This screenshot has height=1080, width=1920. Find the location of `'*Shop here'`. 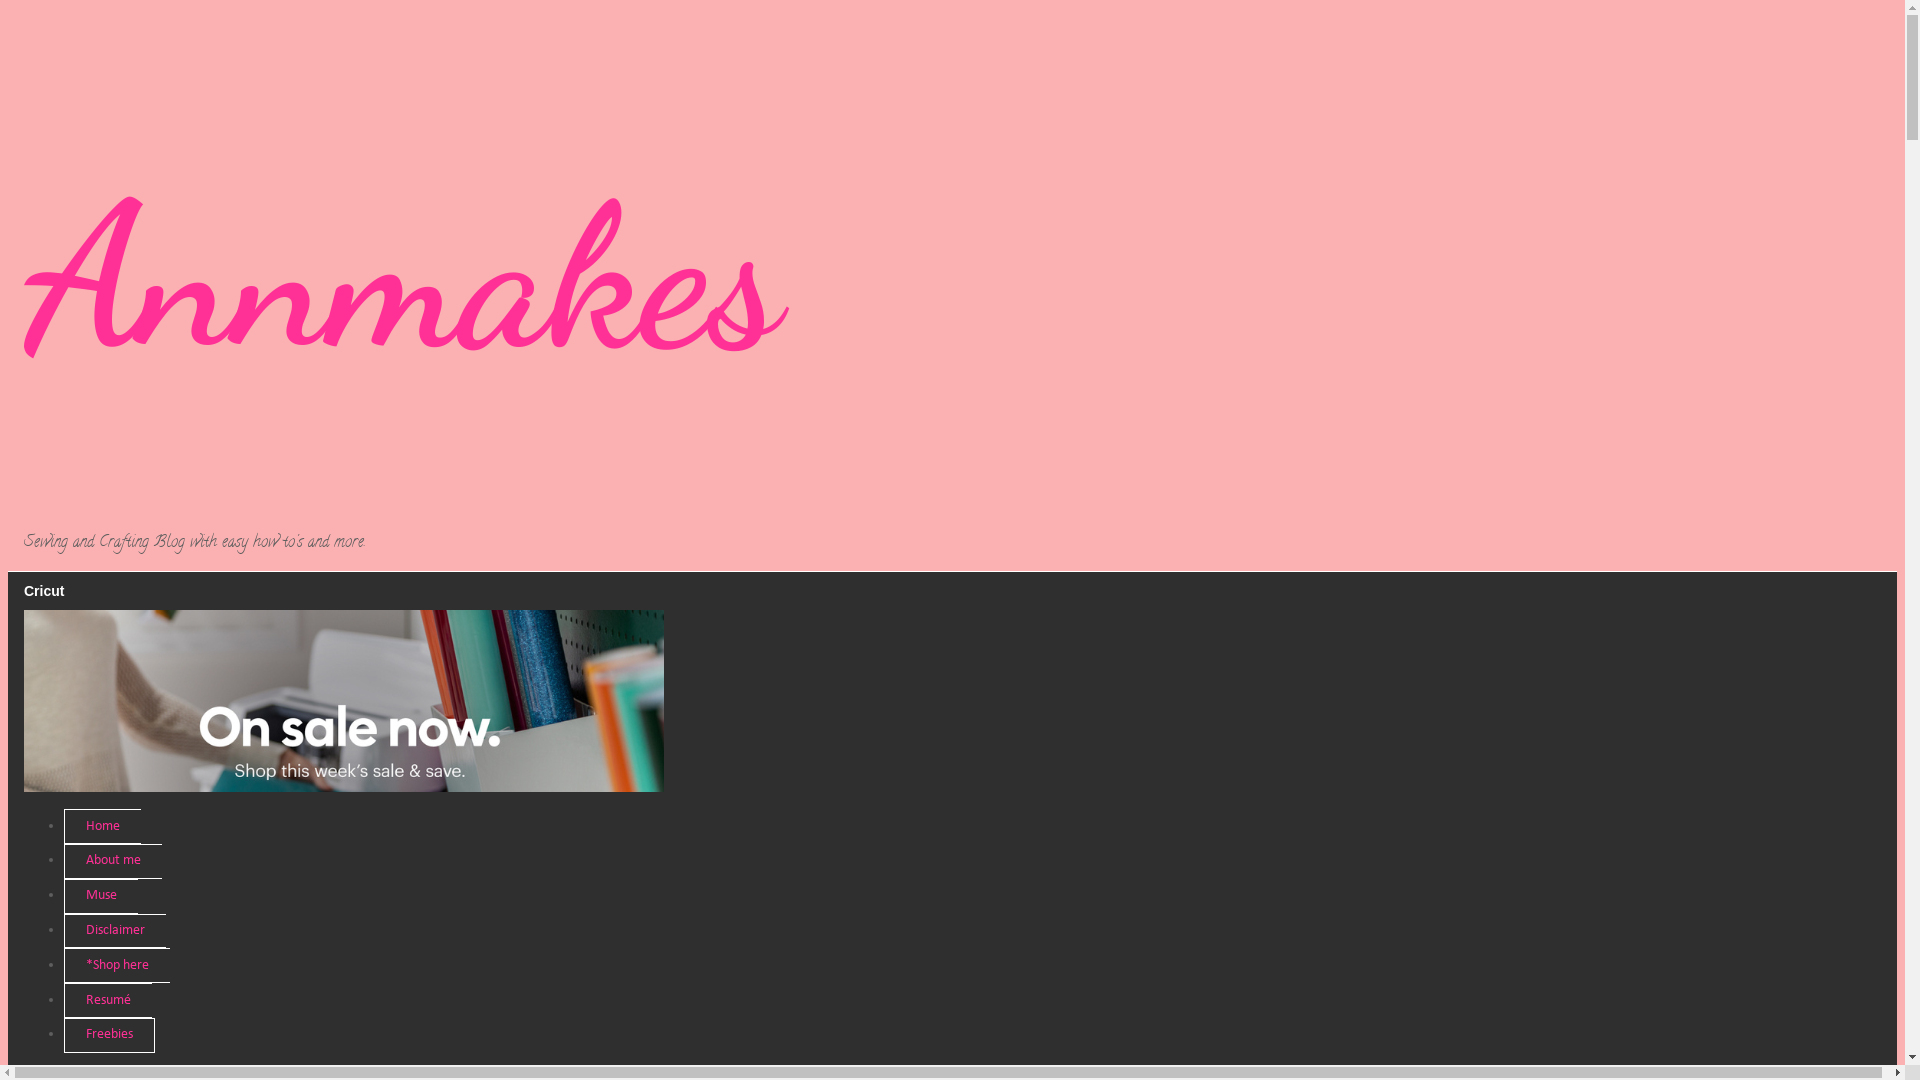

'*Shop here' is located at coordinates (115, 964).